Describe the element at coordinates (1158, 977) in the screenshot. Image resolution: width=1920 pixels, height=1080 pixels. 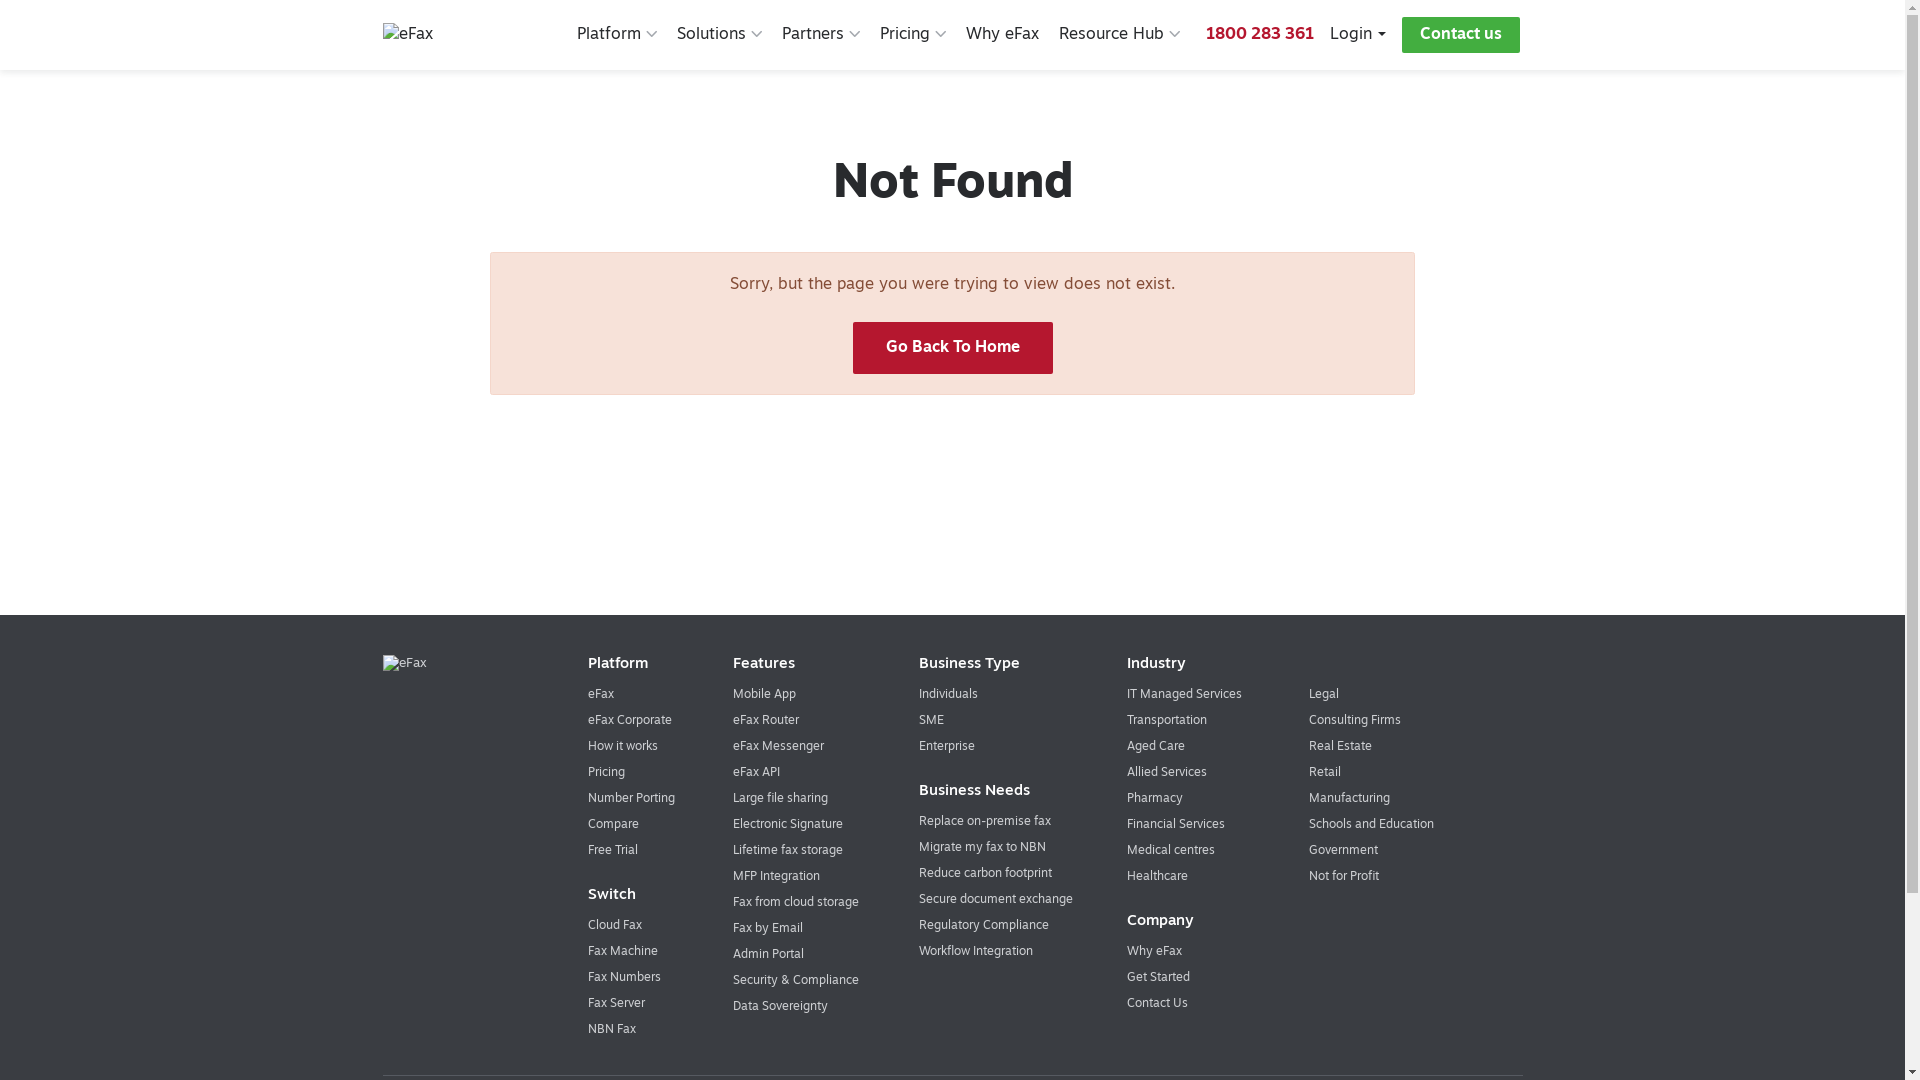
I see `'Get Started'` at that location.